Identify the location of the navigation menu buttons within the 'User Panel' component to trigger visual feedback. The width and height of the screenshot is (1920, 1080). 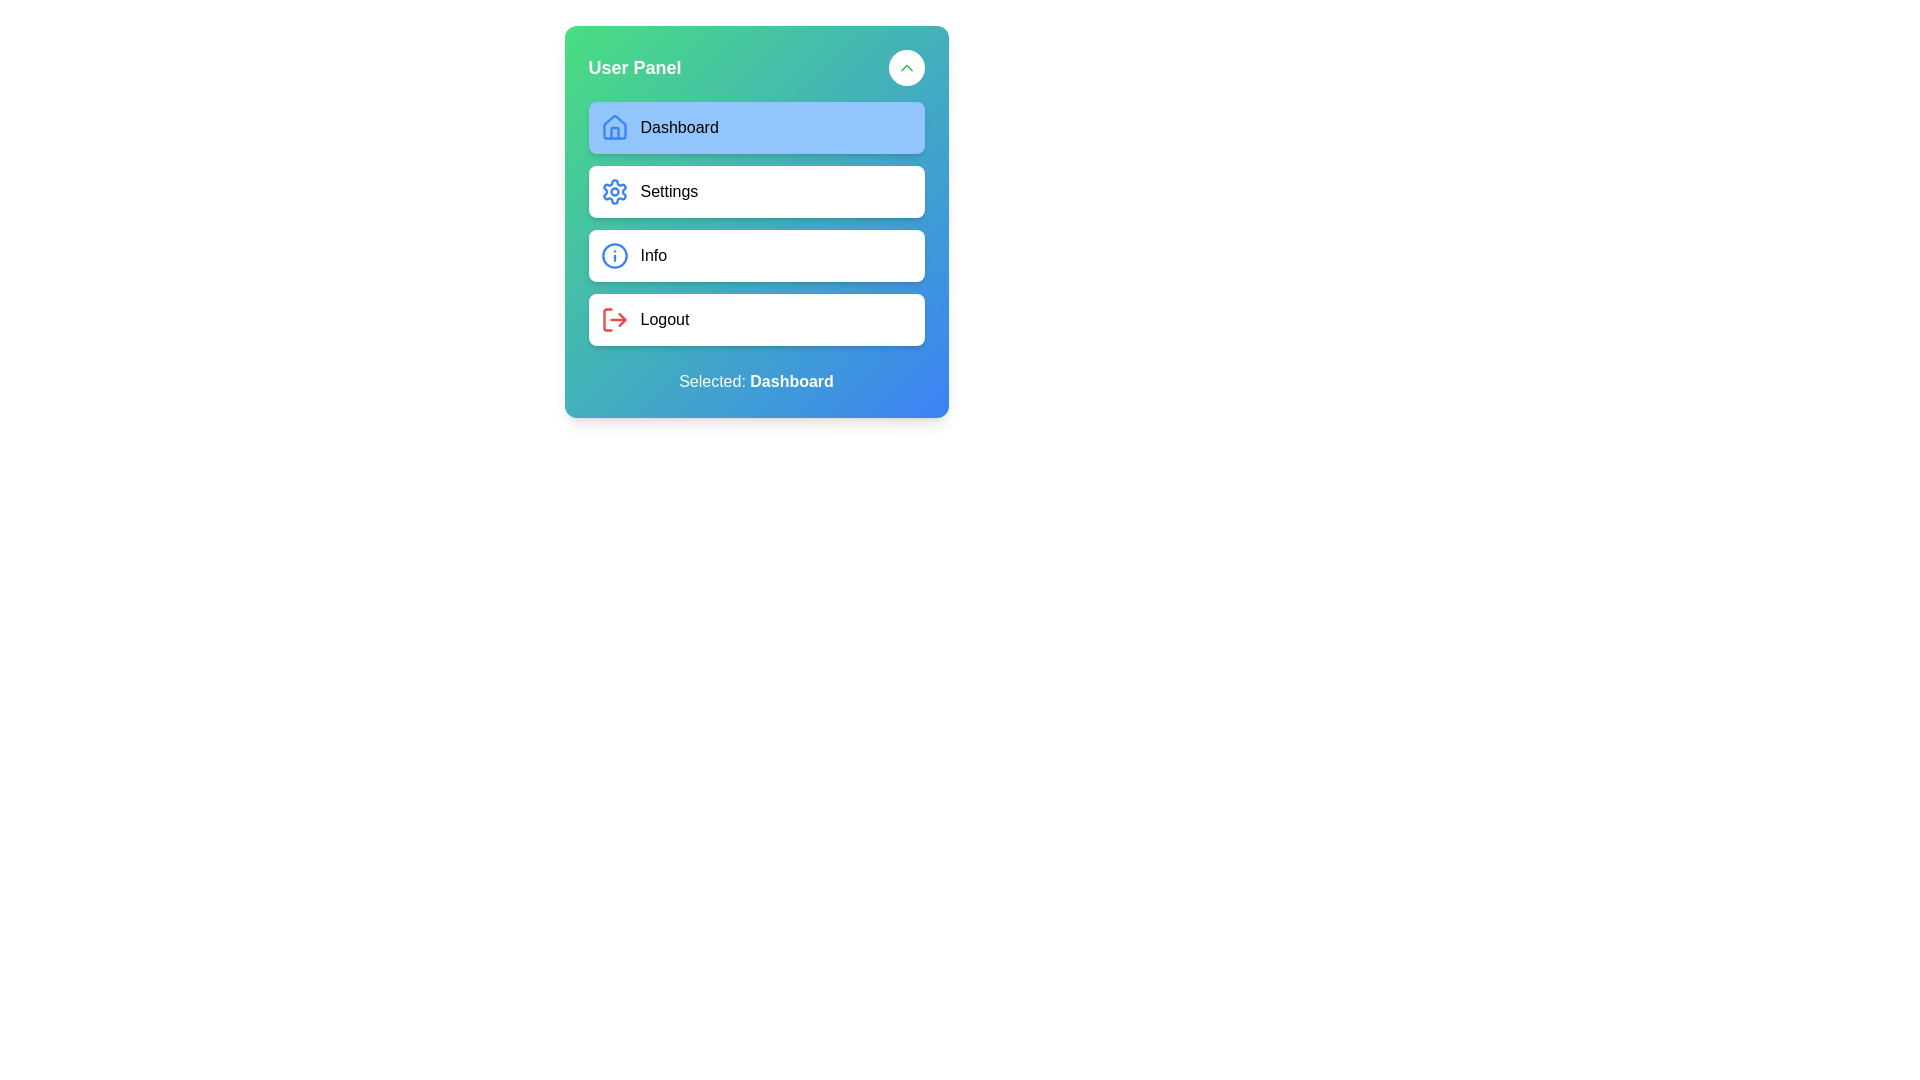
(755, 223).